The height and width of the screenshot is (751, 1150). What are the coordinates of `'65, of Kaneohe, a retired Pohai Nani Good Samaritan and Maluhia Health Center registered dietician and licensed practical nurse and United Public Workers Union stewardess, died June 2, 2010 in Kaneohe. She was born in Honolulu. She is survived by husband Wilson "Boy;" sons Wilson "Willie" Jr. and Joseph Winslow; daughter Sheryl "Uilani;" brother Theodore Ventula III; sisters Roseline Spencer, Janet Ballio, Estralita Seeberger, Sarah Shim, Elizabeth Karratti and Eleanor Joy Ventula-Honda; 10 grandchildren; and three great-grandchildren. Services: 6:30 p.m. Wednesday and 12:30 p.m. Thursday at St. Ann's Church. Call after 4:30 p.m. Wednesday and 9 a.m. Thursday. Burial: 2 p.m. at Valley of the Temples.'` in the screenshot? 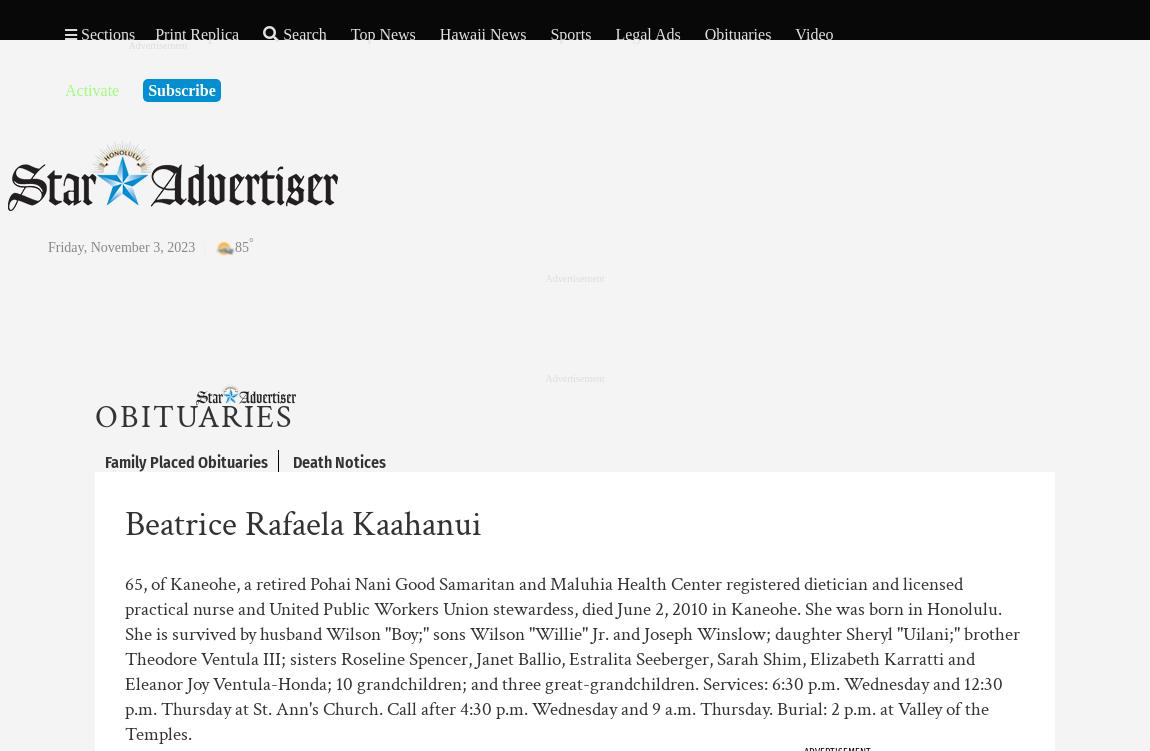 It's located at (572, 659).